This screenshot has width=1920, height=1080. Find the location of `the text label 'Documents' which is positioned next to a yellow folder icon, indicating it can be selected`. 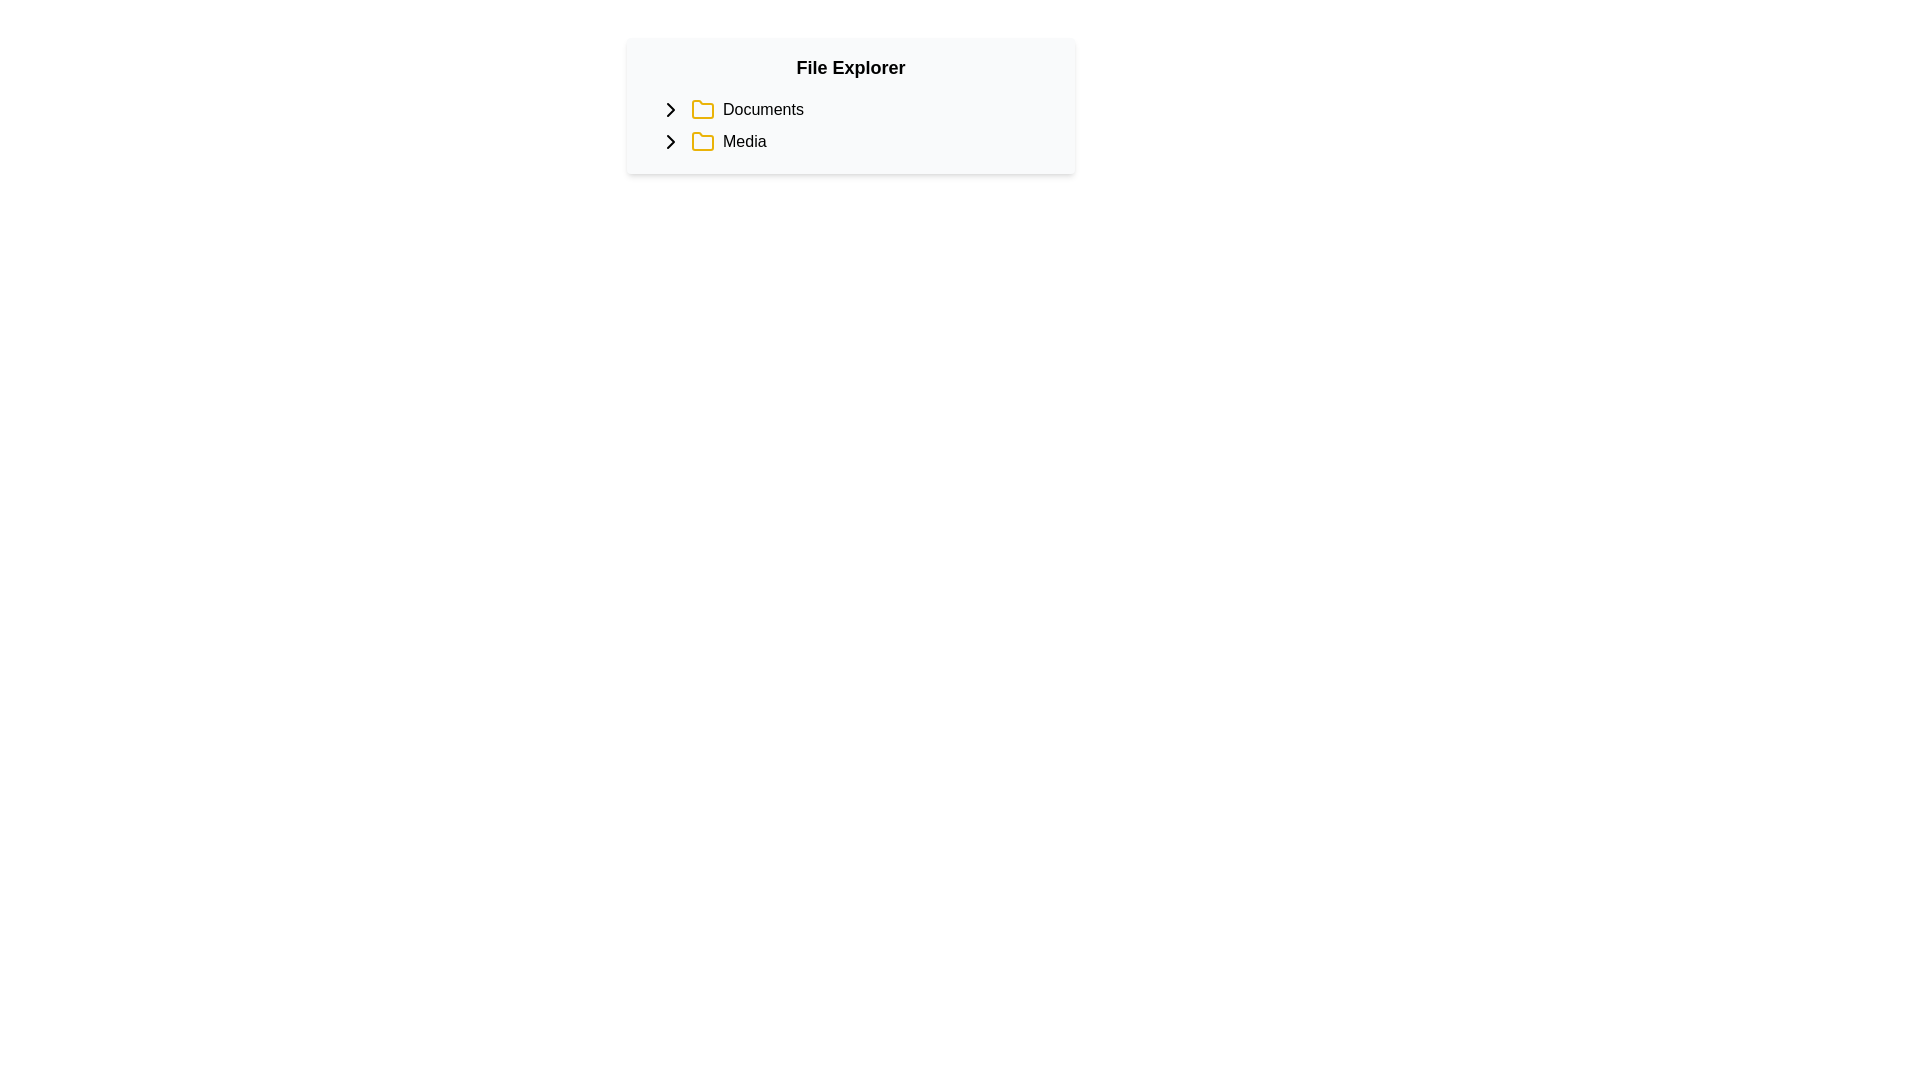

the text label 'Documents' which is positioned next to a yellow folder icon, indicating it can be selected is located at coordinates (762, 110).